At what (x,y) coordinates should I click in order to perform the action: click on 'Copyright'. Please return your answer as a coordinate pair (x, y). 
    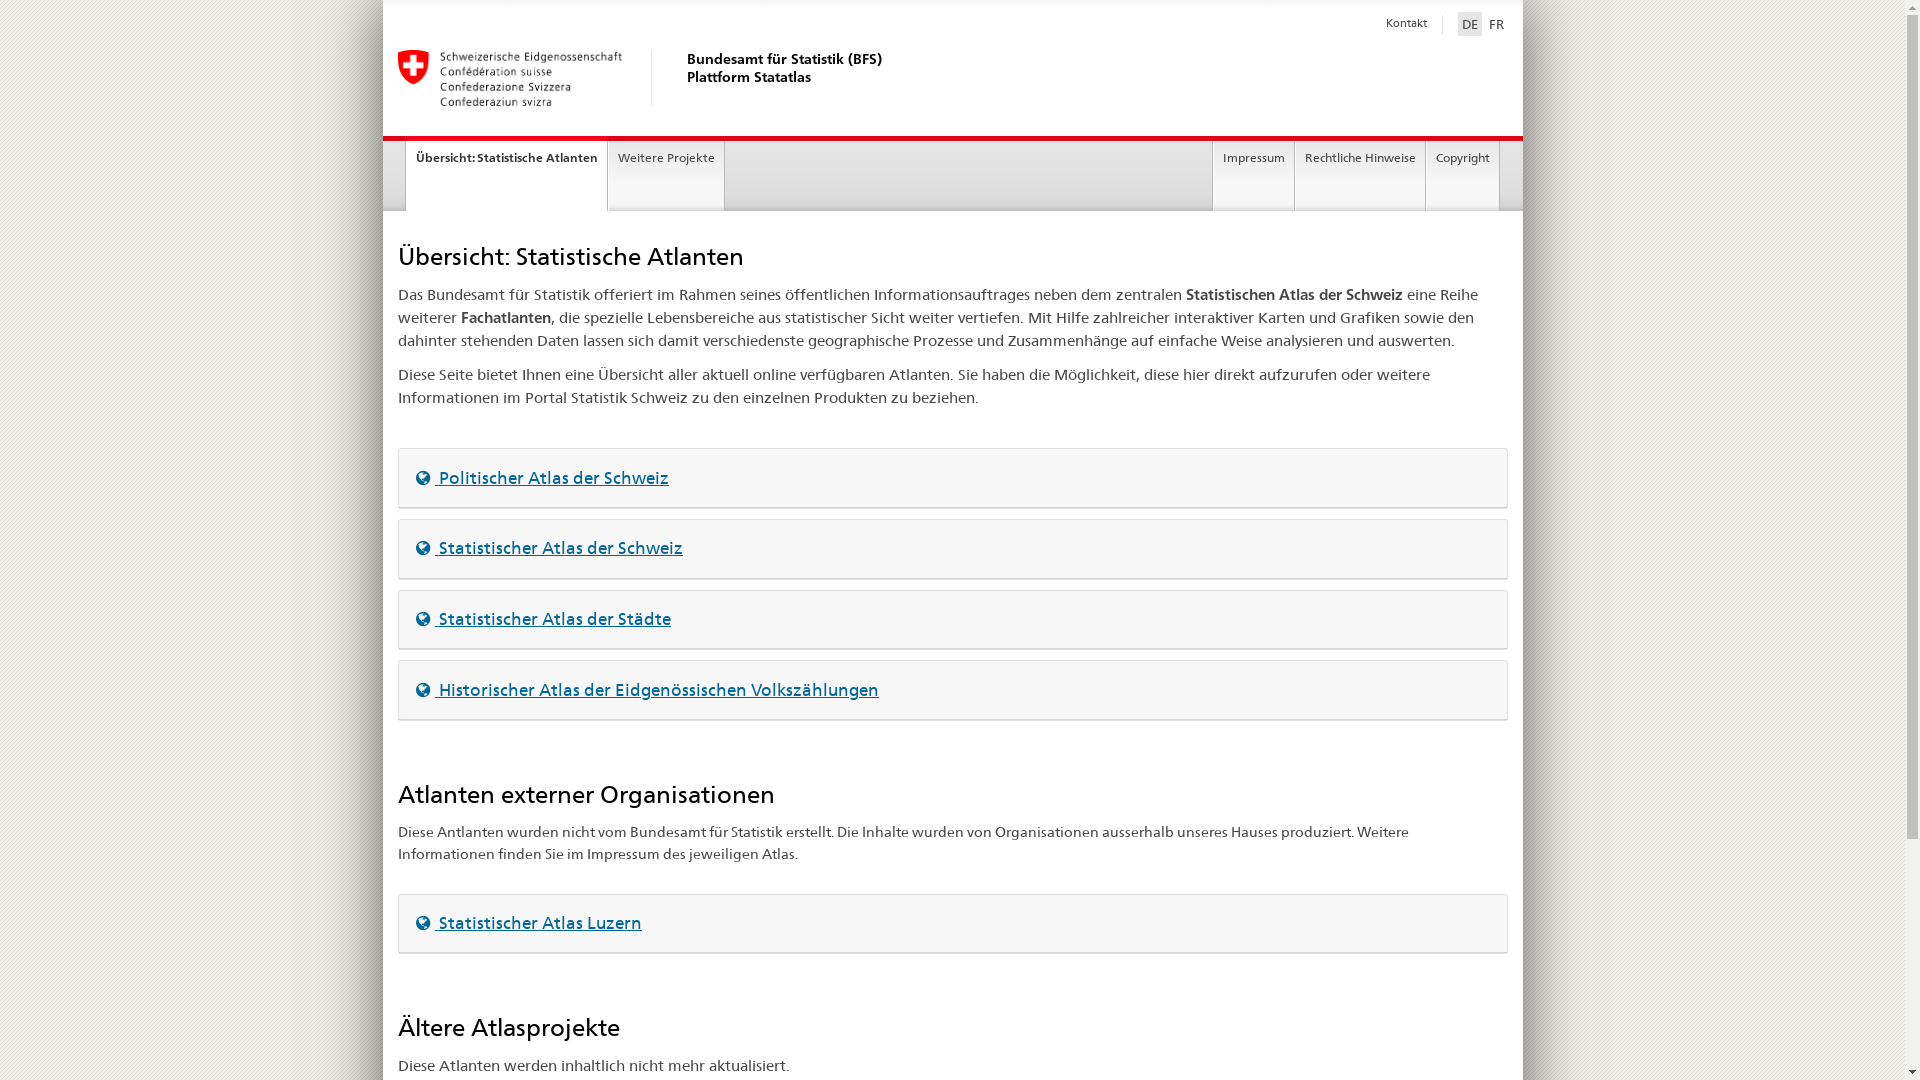
    Looking at the image, I should click on (1463, 175).